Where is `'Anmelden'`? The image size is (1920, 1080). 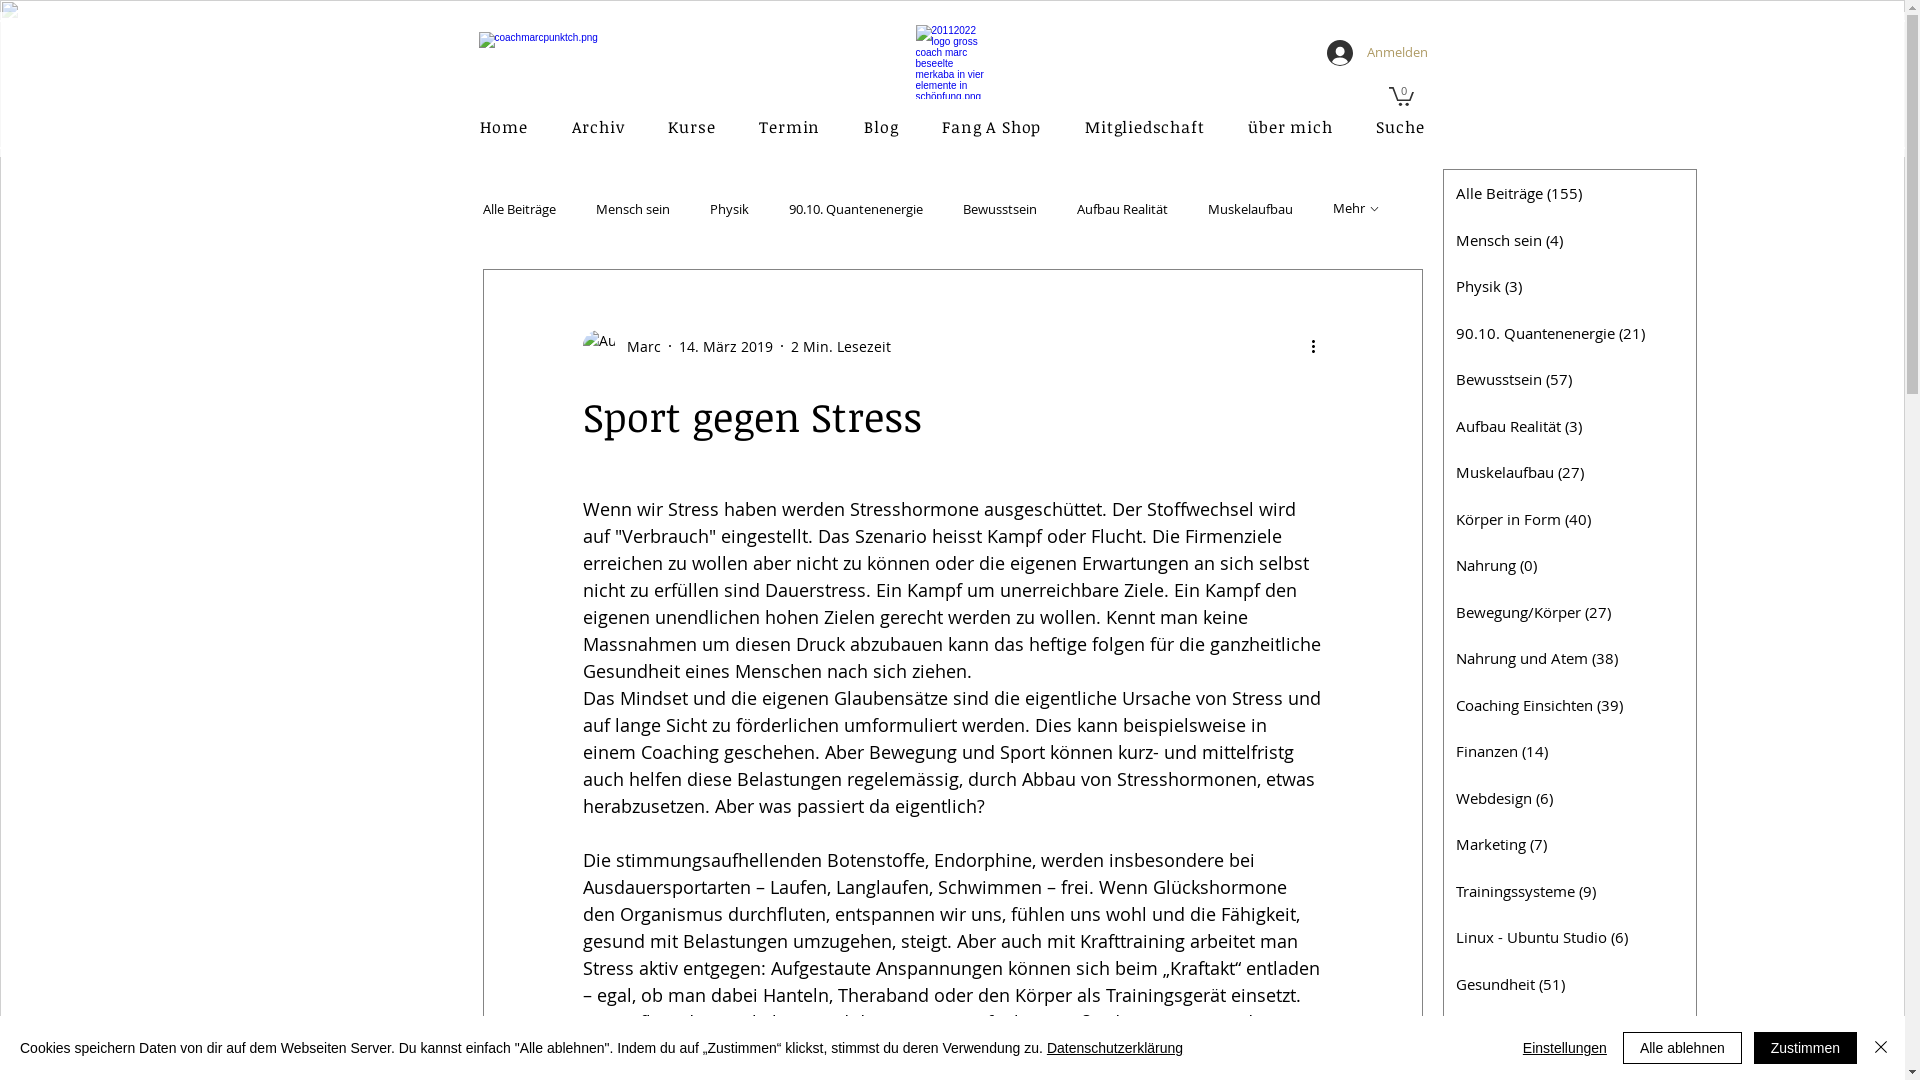 'Anmelden' is located at coordinates (1371, 52).